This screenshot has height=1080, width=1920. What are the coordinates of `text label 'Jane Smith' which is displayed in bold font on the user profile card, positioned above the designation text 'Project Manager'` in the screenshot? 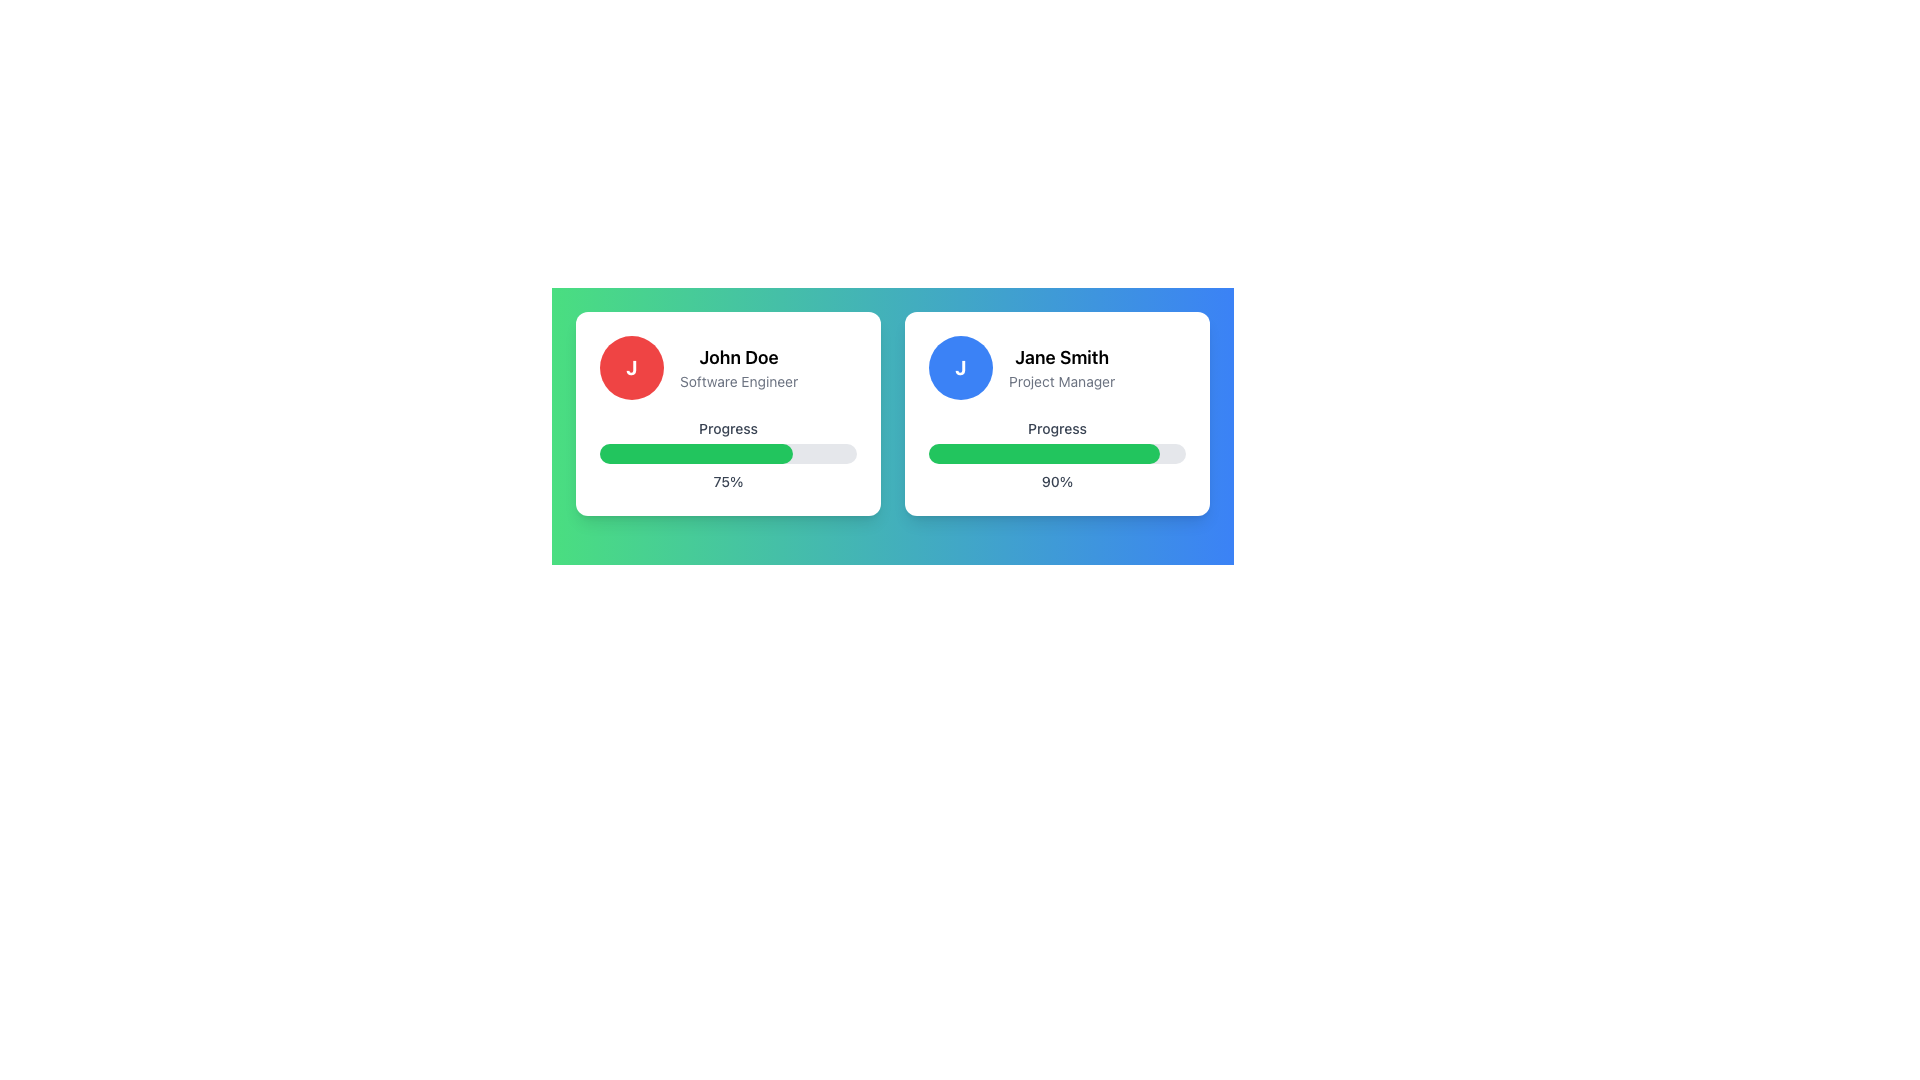 It's located at (1061, 357).